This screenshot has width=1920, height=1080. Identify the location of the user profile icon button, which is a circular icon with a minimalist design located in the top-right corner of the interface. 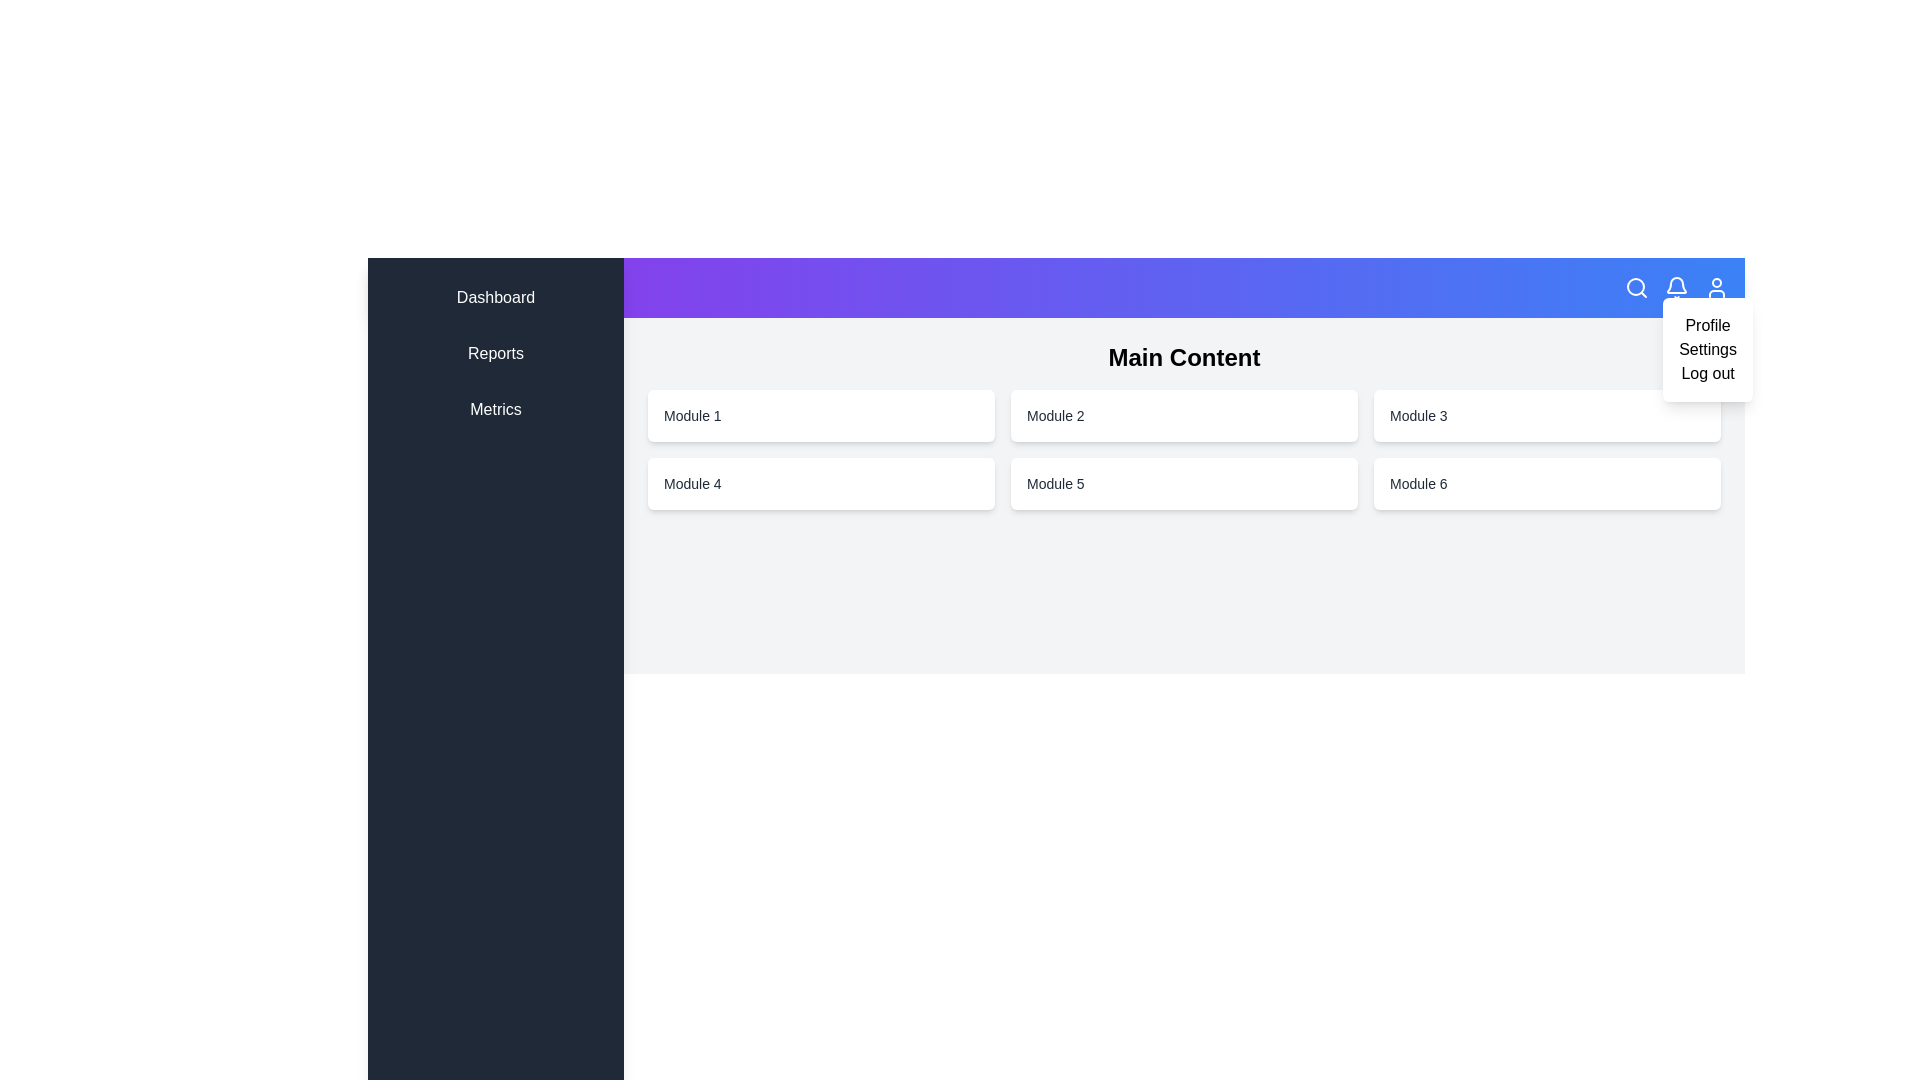
(1716, 288).